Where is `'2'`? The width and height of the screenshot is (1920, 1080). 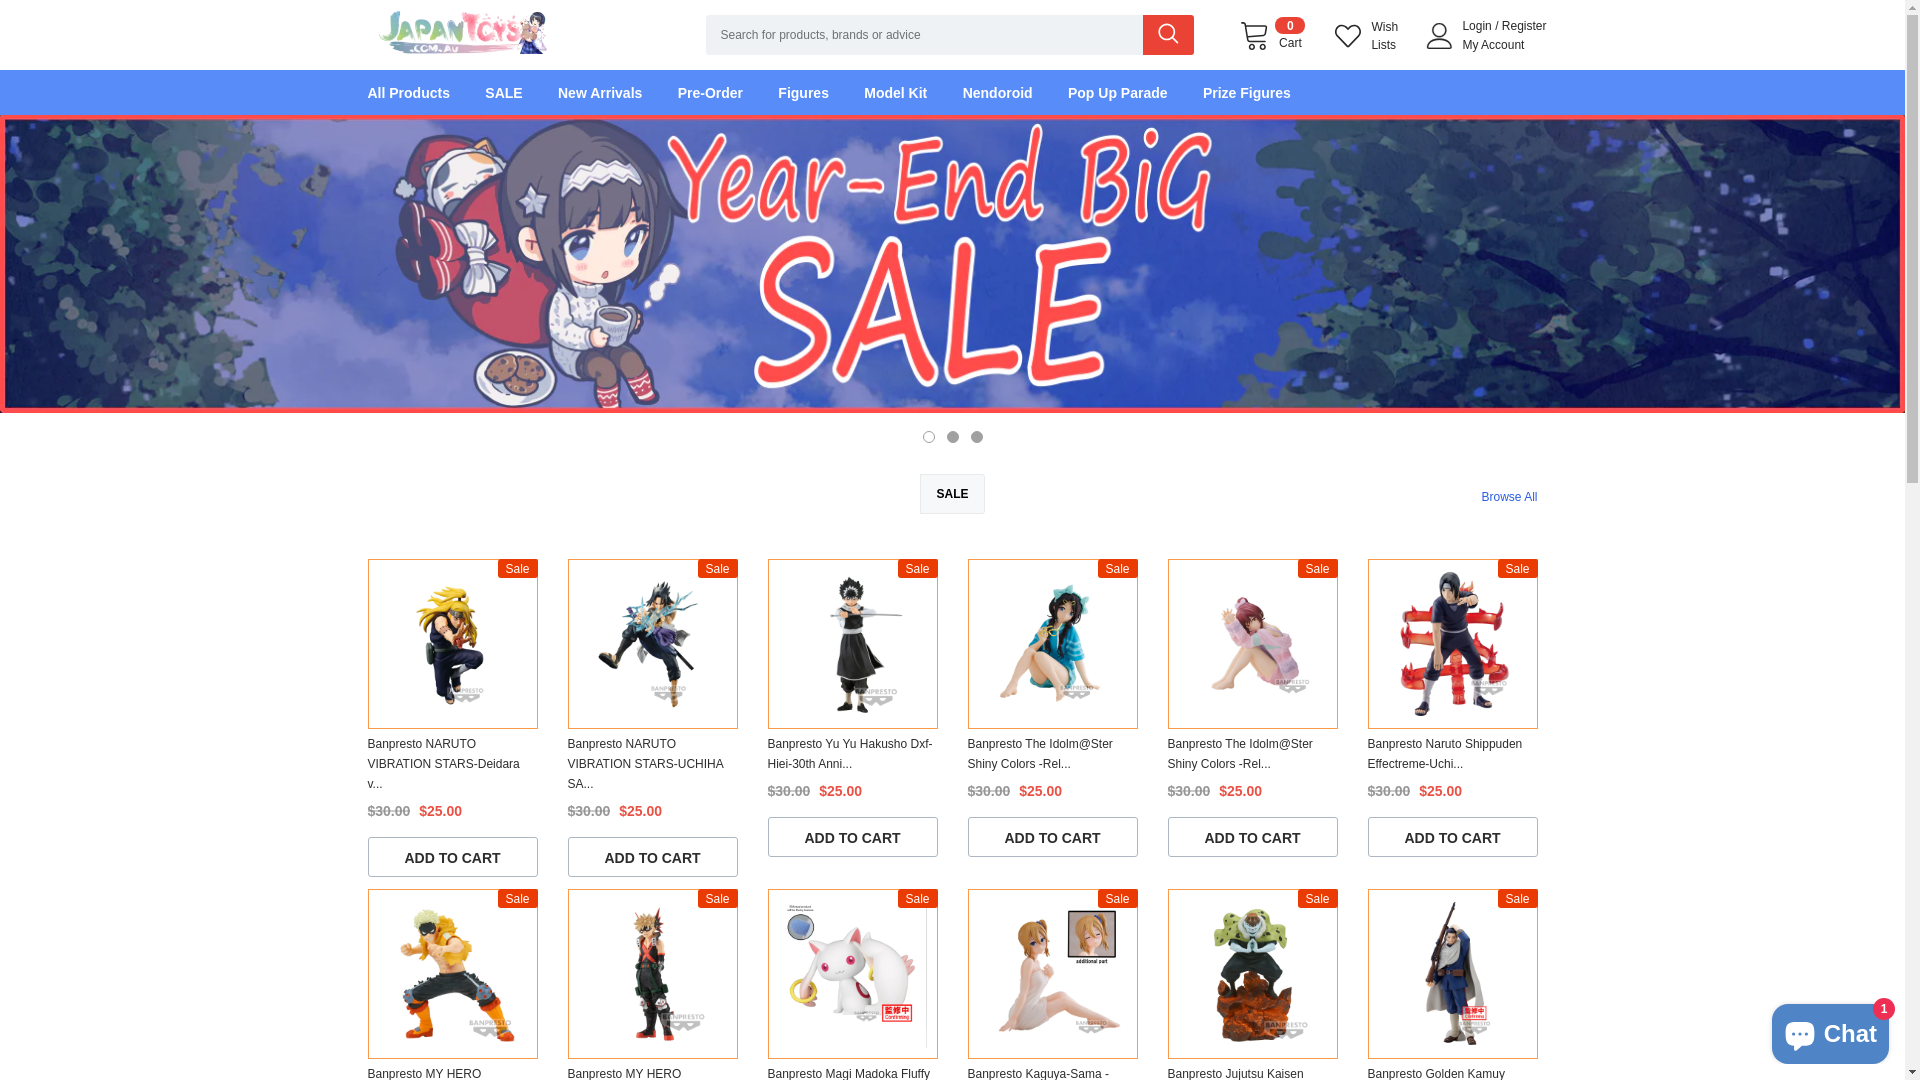
'2' is located at coordinates (944, 435).